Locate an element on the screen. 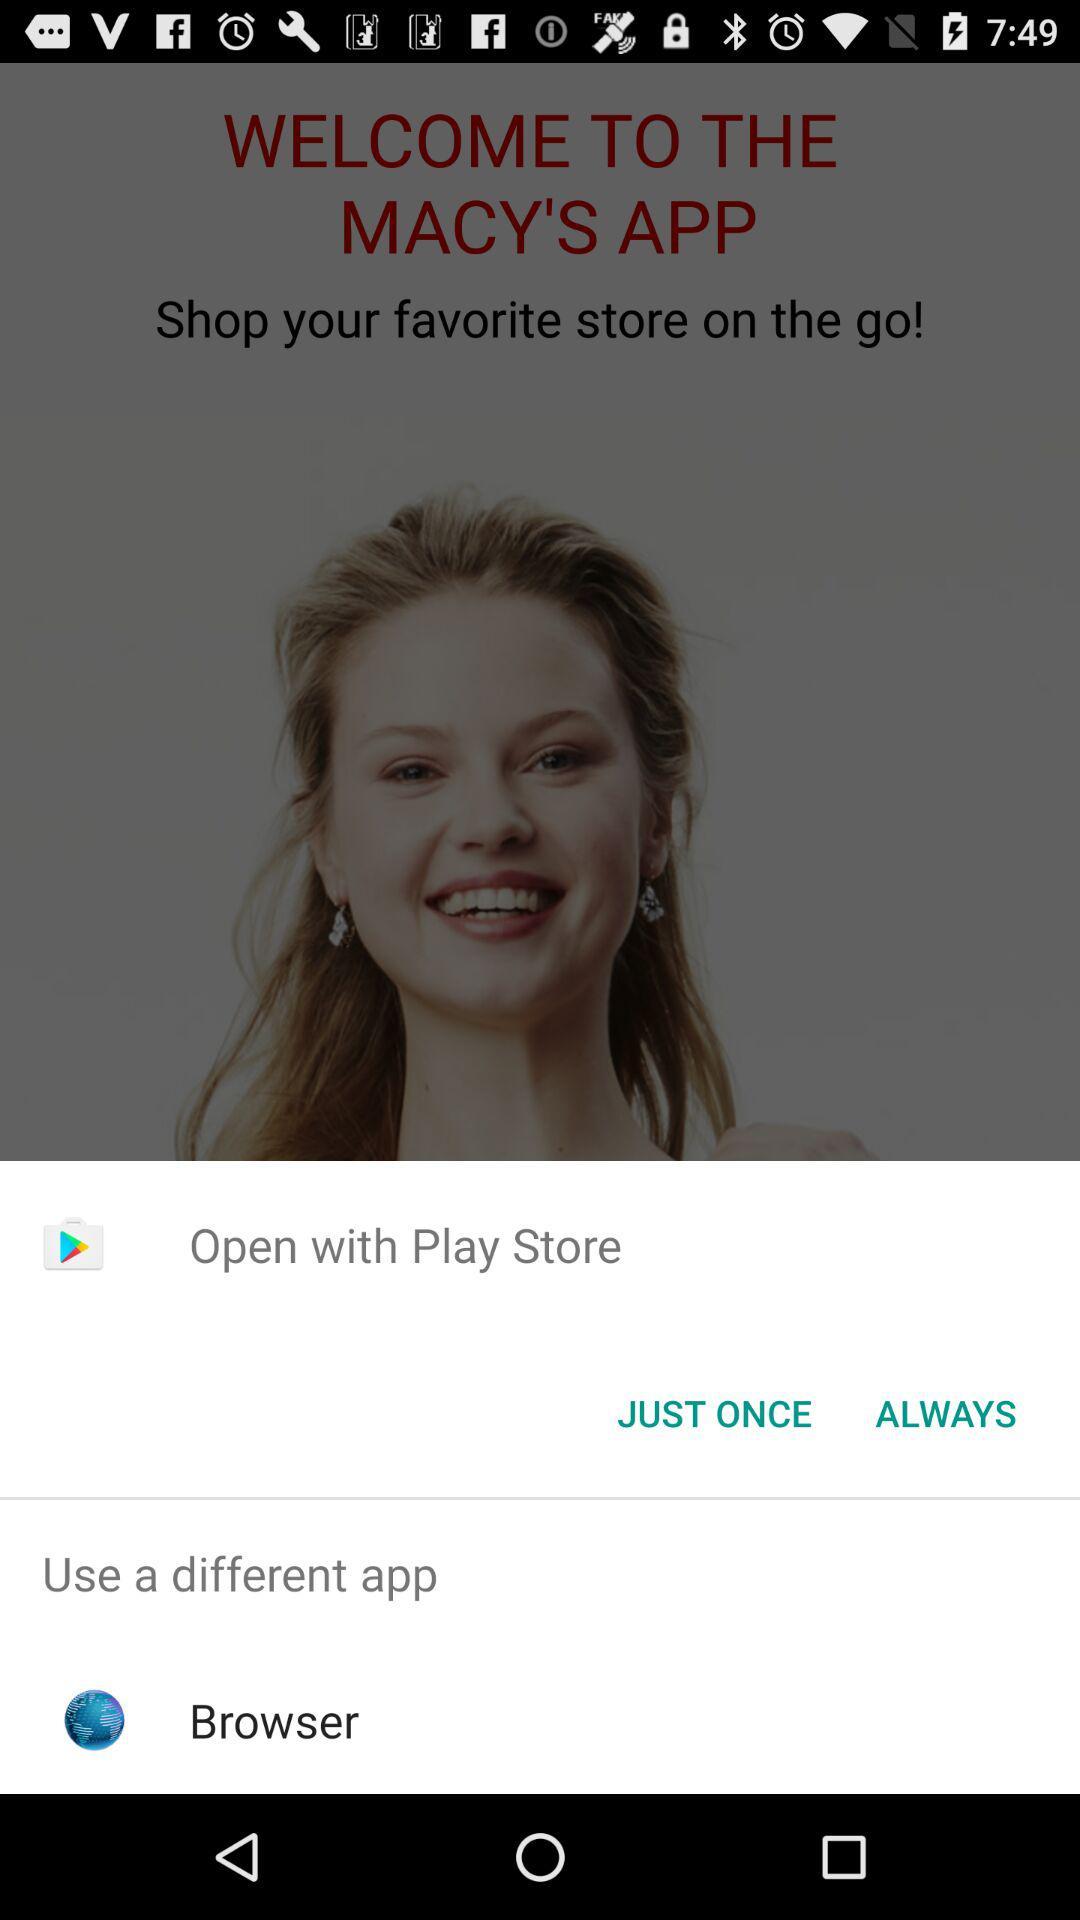  the browser is located at coordinates (274, 1719).